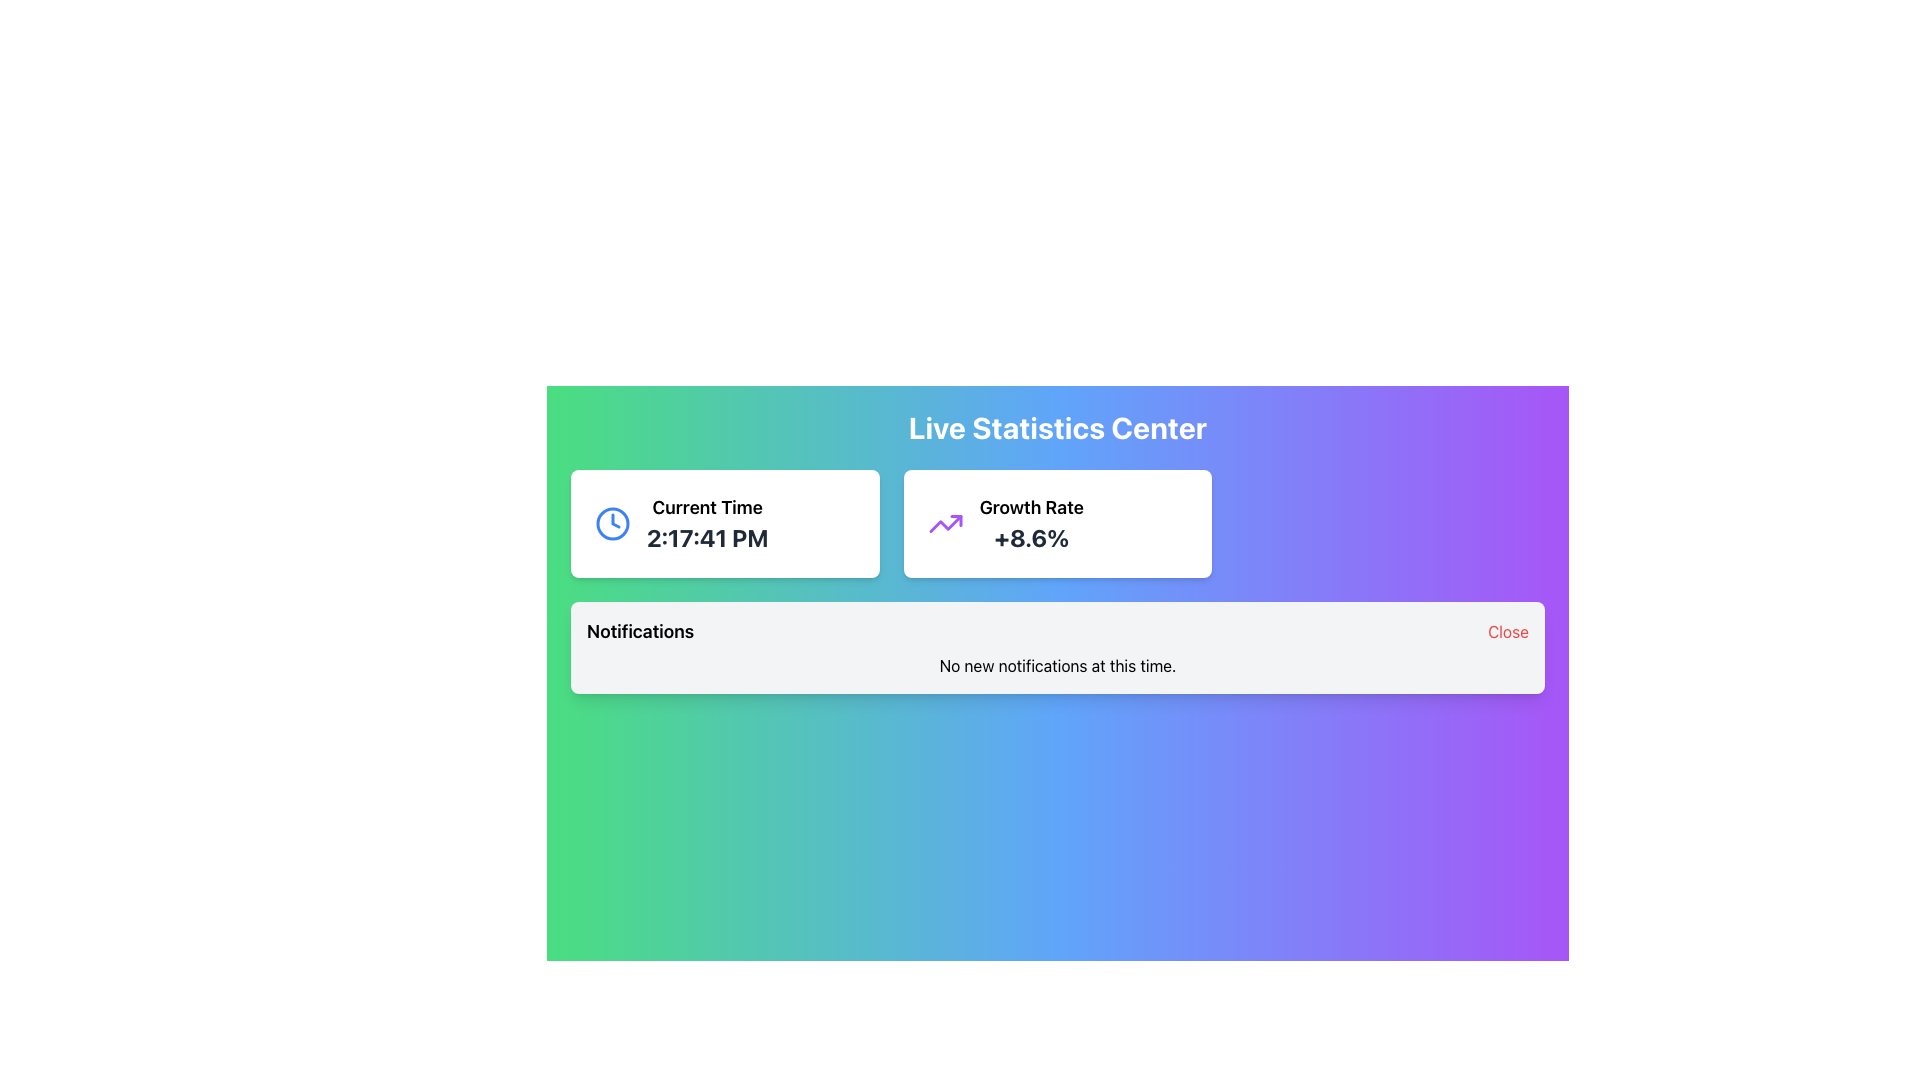 This screenshot has height=1080, width=1920. Describe the element at coordinates (709, 507) in the screenshot. I see `the text label displaying 'Current Time' which is bold and black, located at the top-left of a white card with rounded corners` at that location.